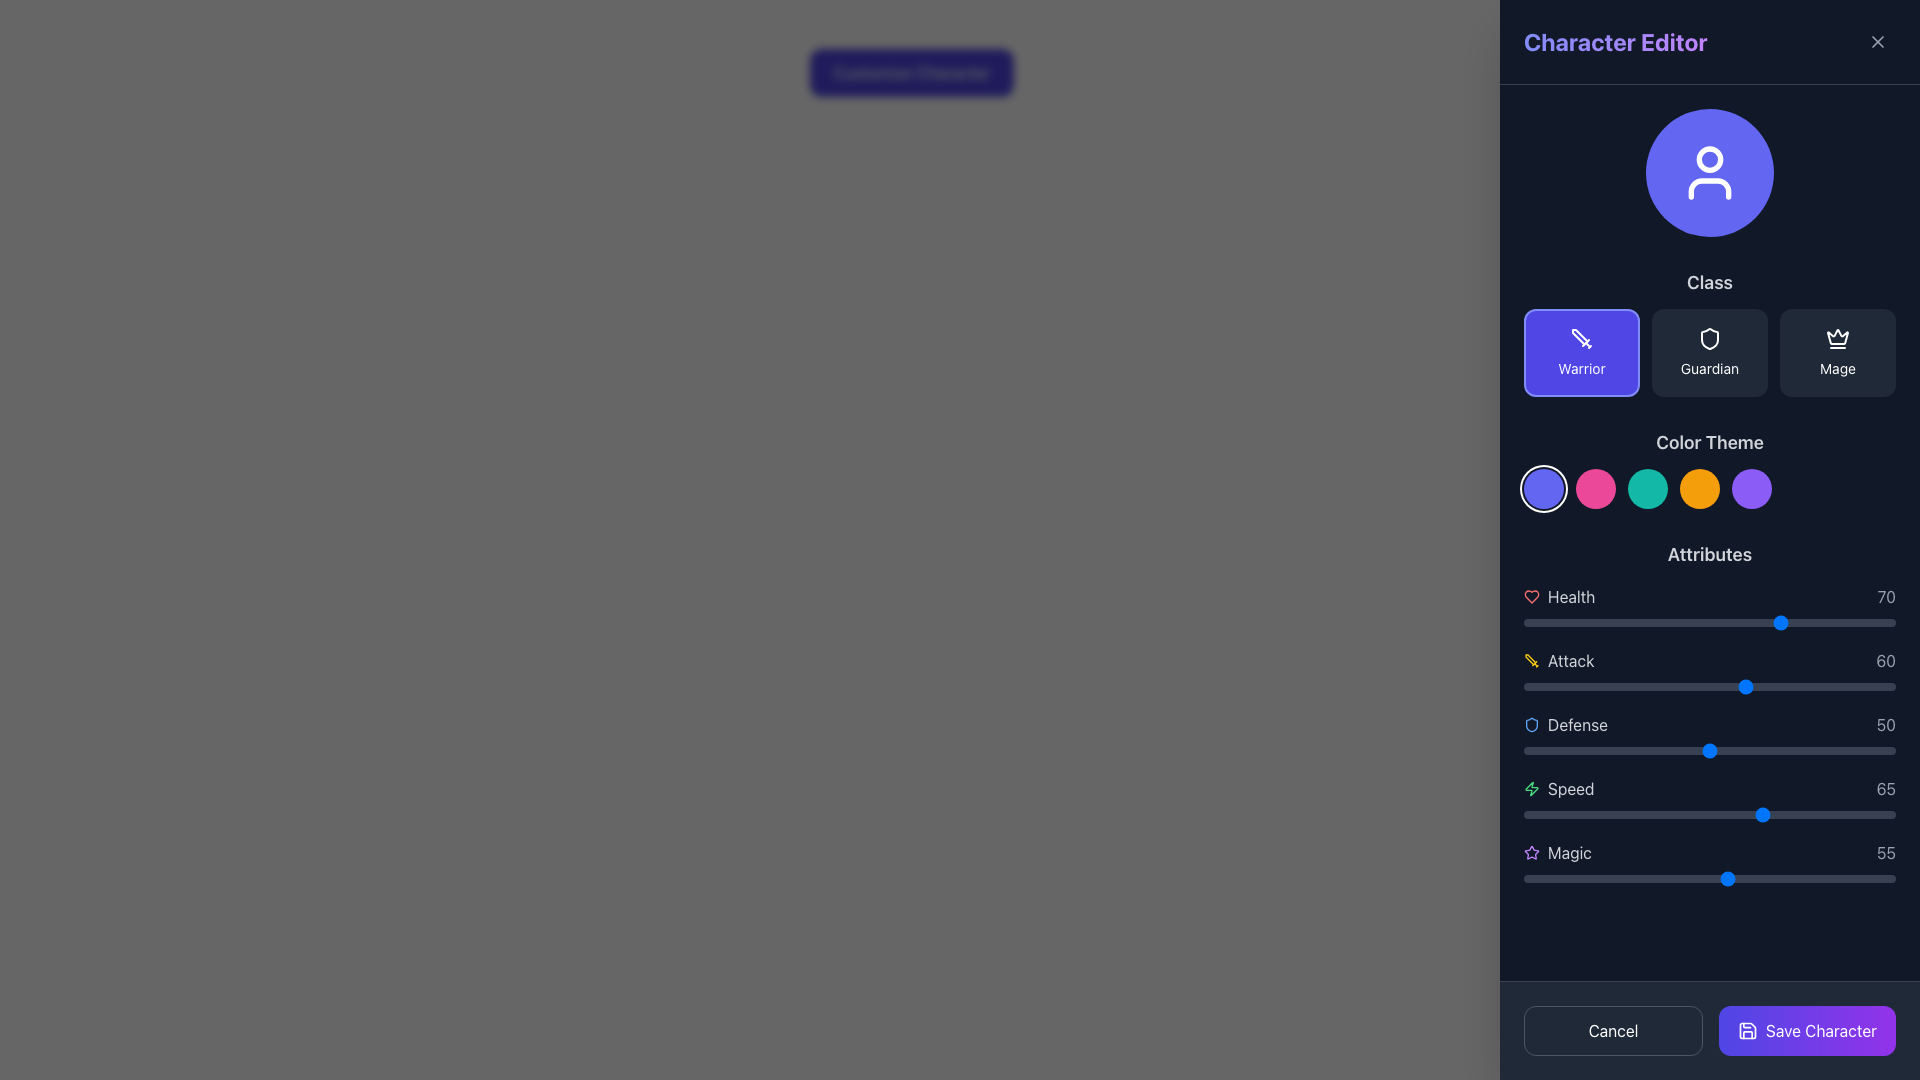 The height and width of the screenshot is (1080, 1920). I want to click on the 'Cancel' button, which displays the text in bold with rounded borders and a dark background, to observe its color change, so click(1613, 1030).